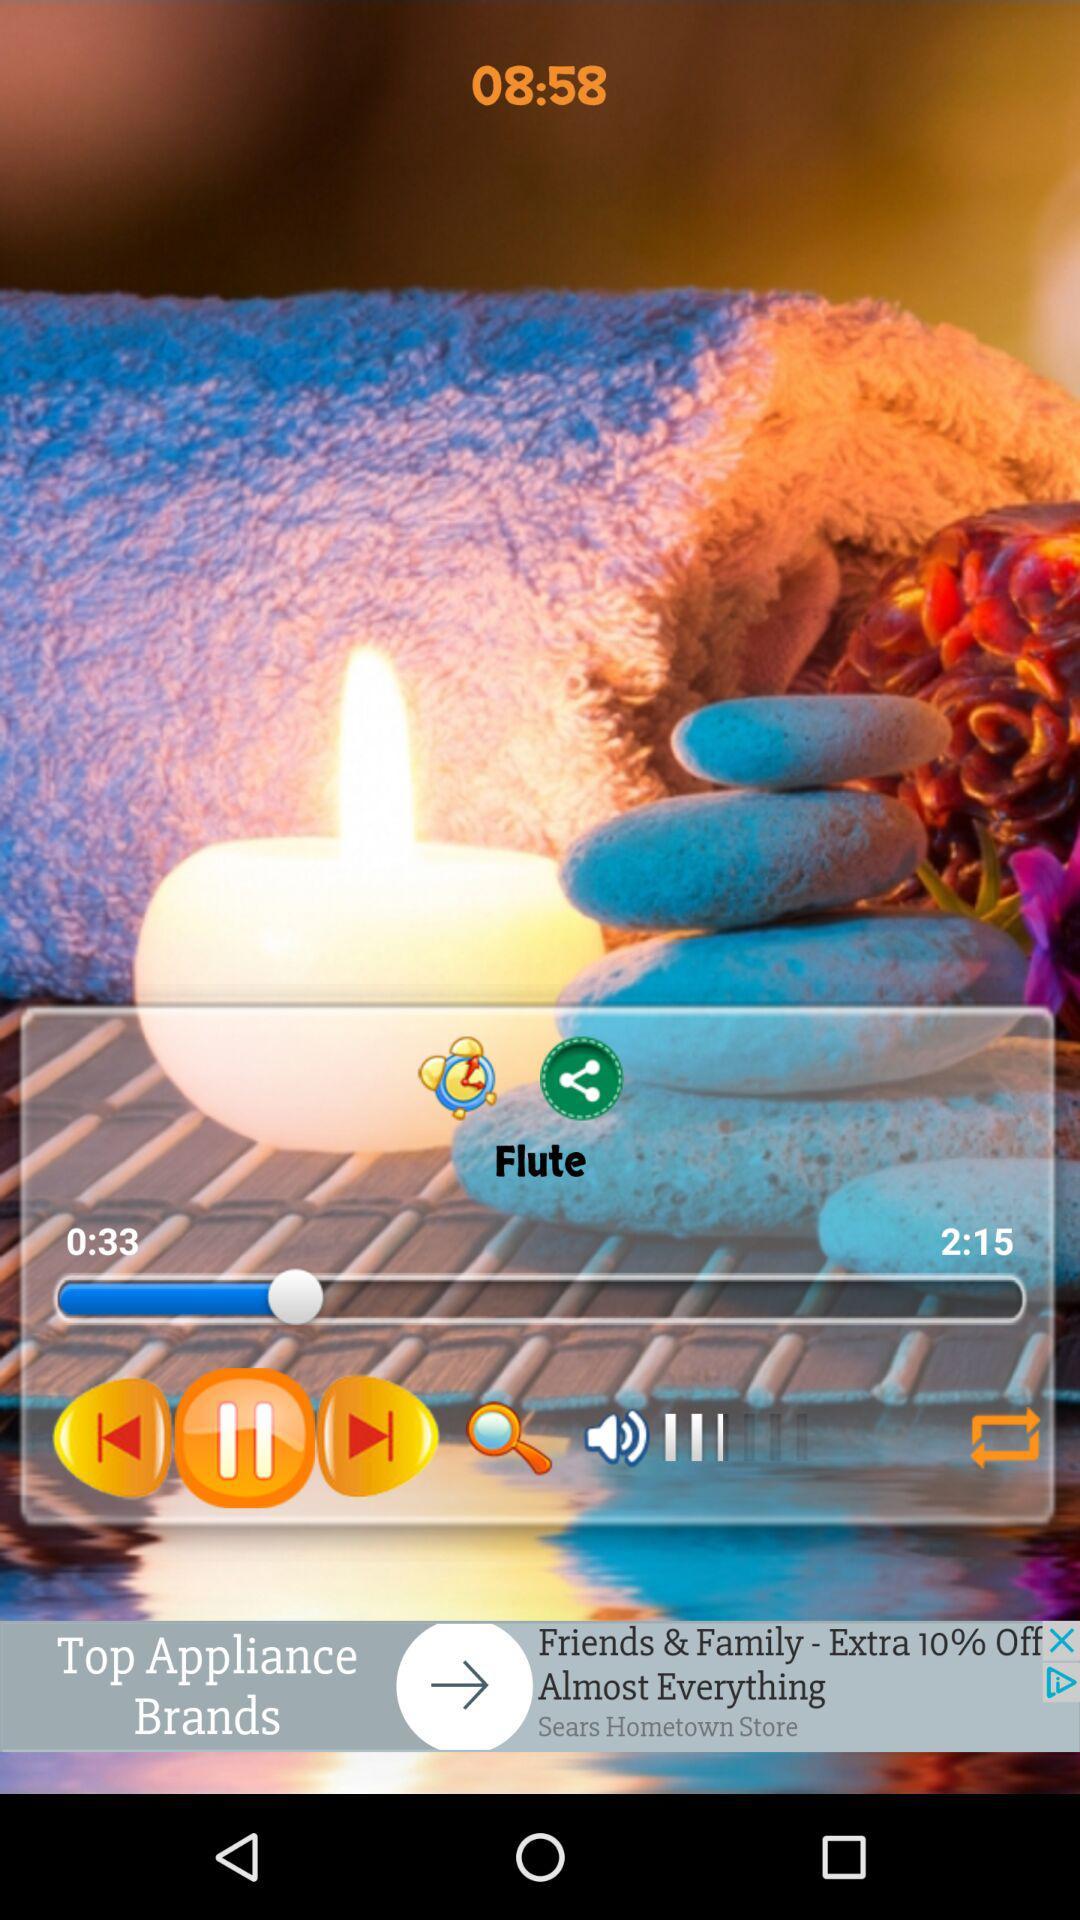 Image resolution: width=1080 pixels, height=1920 pixels. Describe the element at coordinates (582, 1154) in the screenshot. I see `the share icon` at that location.